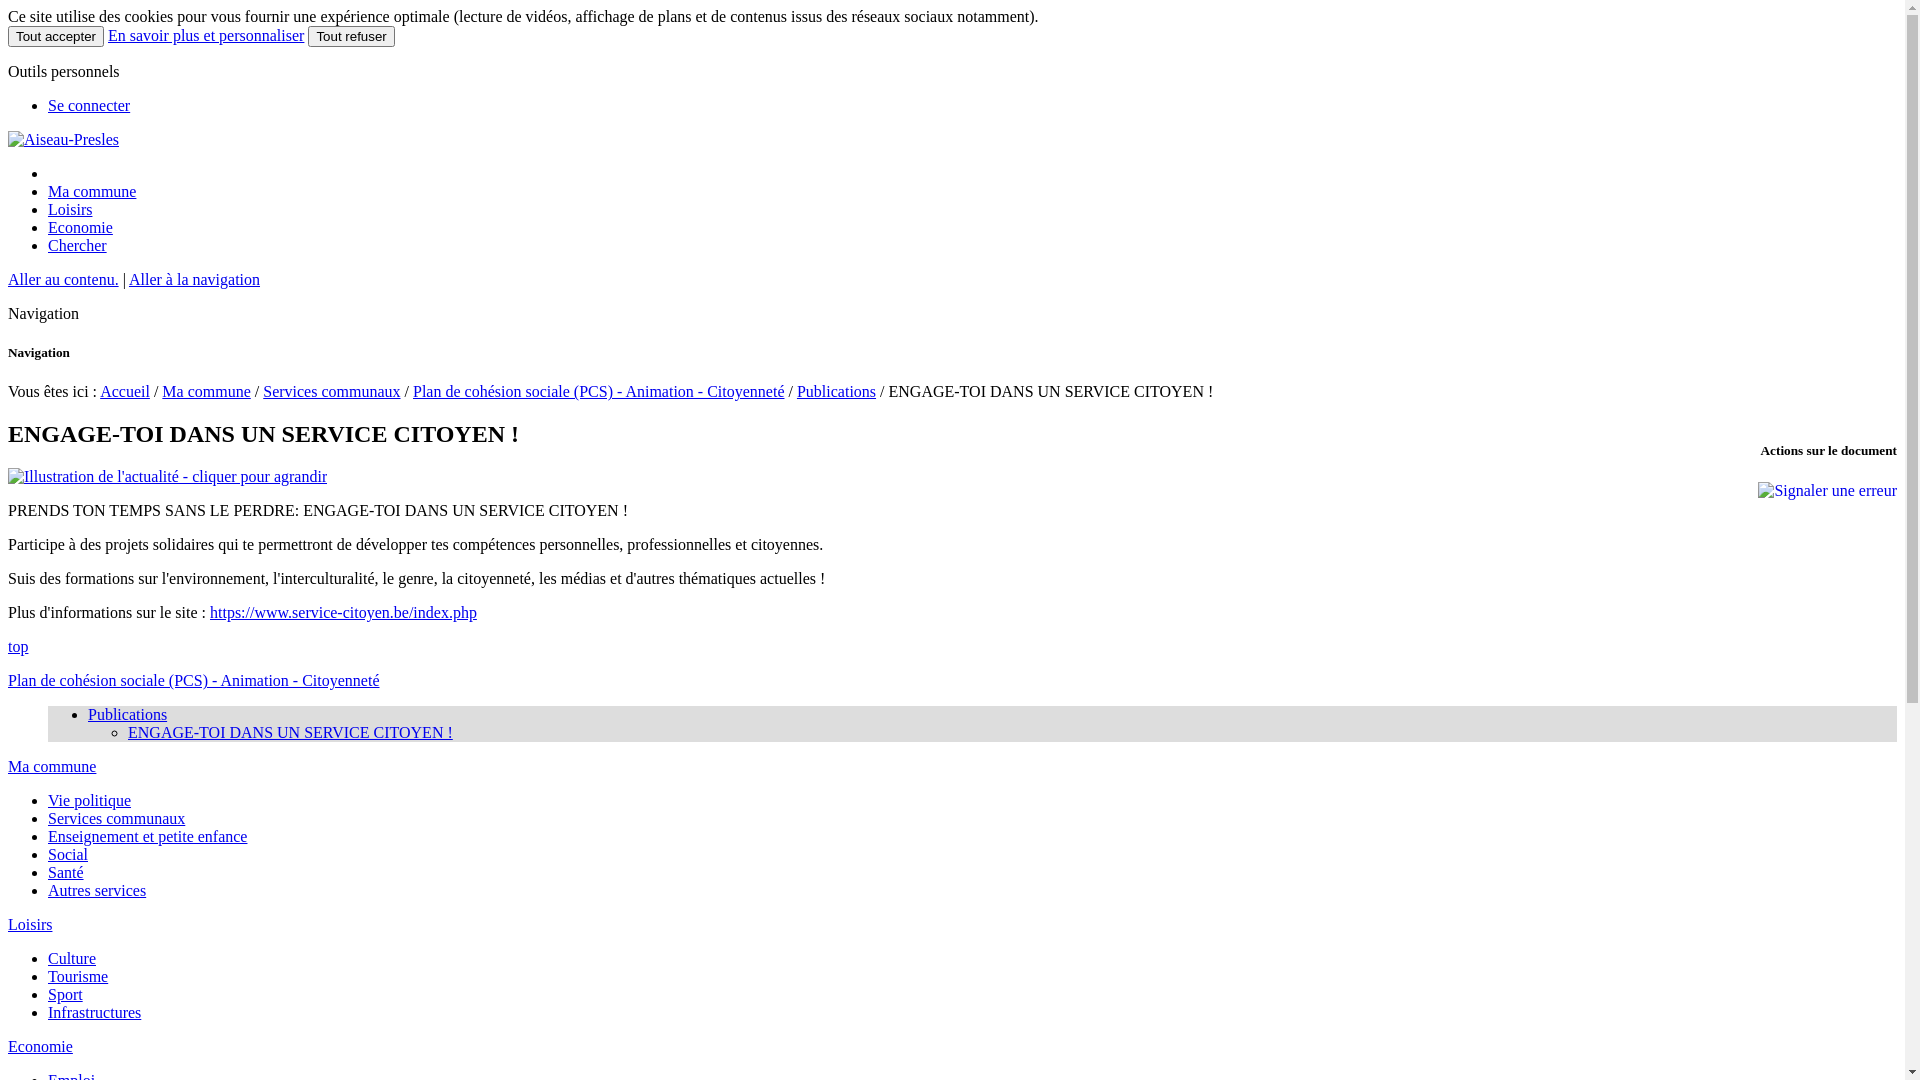 Image resolution: width=1920 pixels, height=1080 pixels. What do you see at coordinates (1827, 490) in the screenshot?
I see `'Signaler une erreur'` at bounding box center [1827, 490].